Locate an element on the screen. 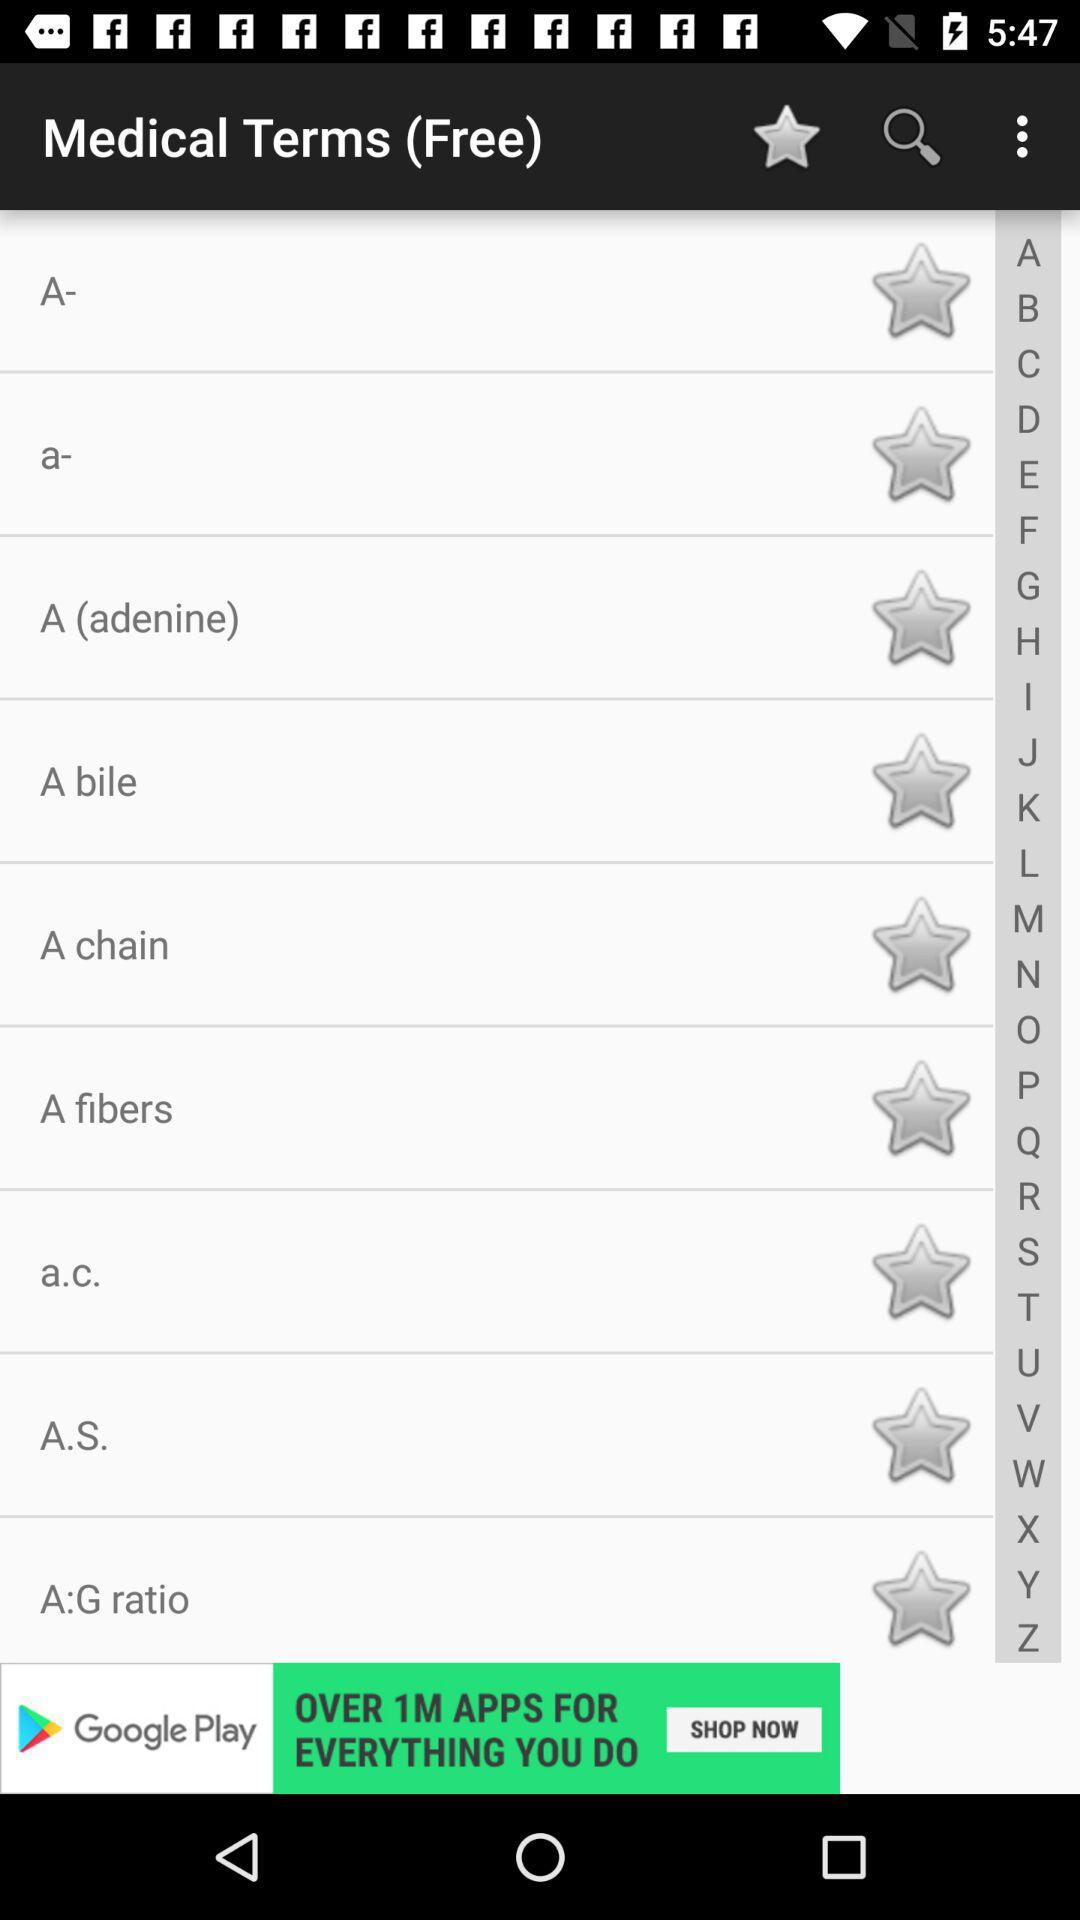 This screenshot has height=1920, width=1080. to favorites is located at coordinates (920, 452).